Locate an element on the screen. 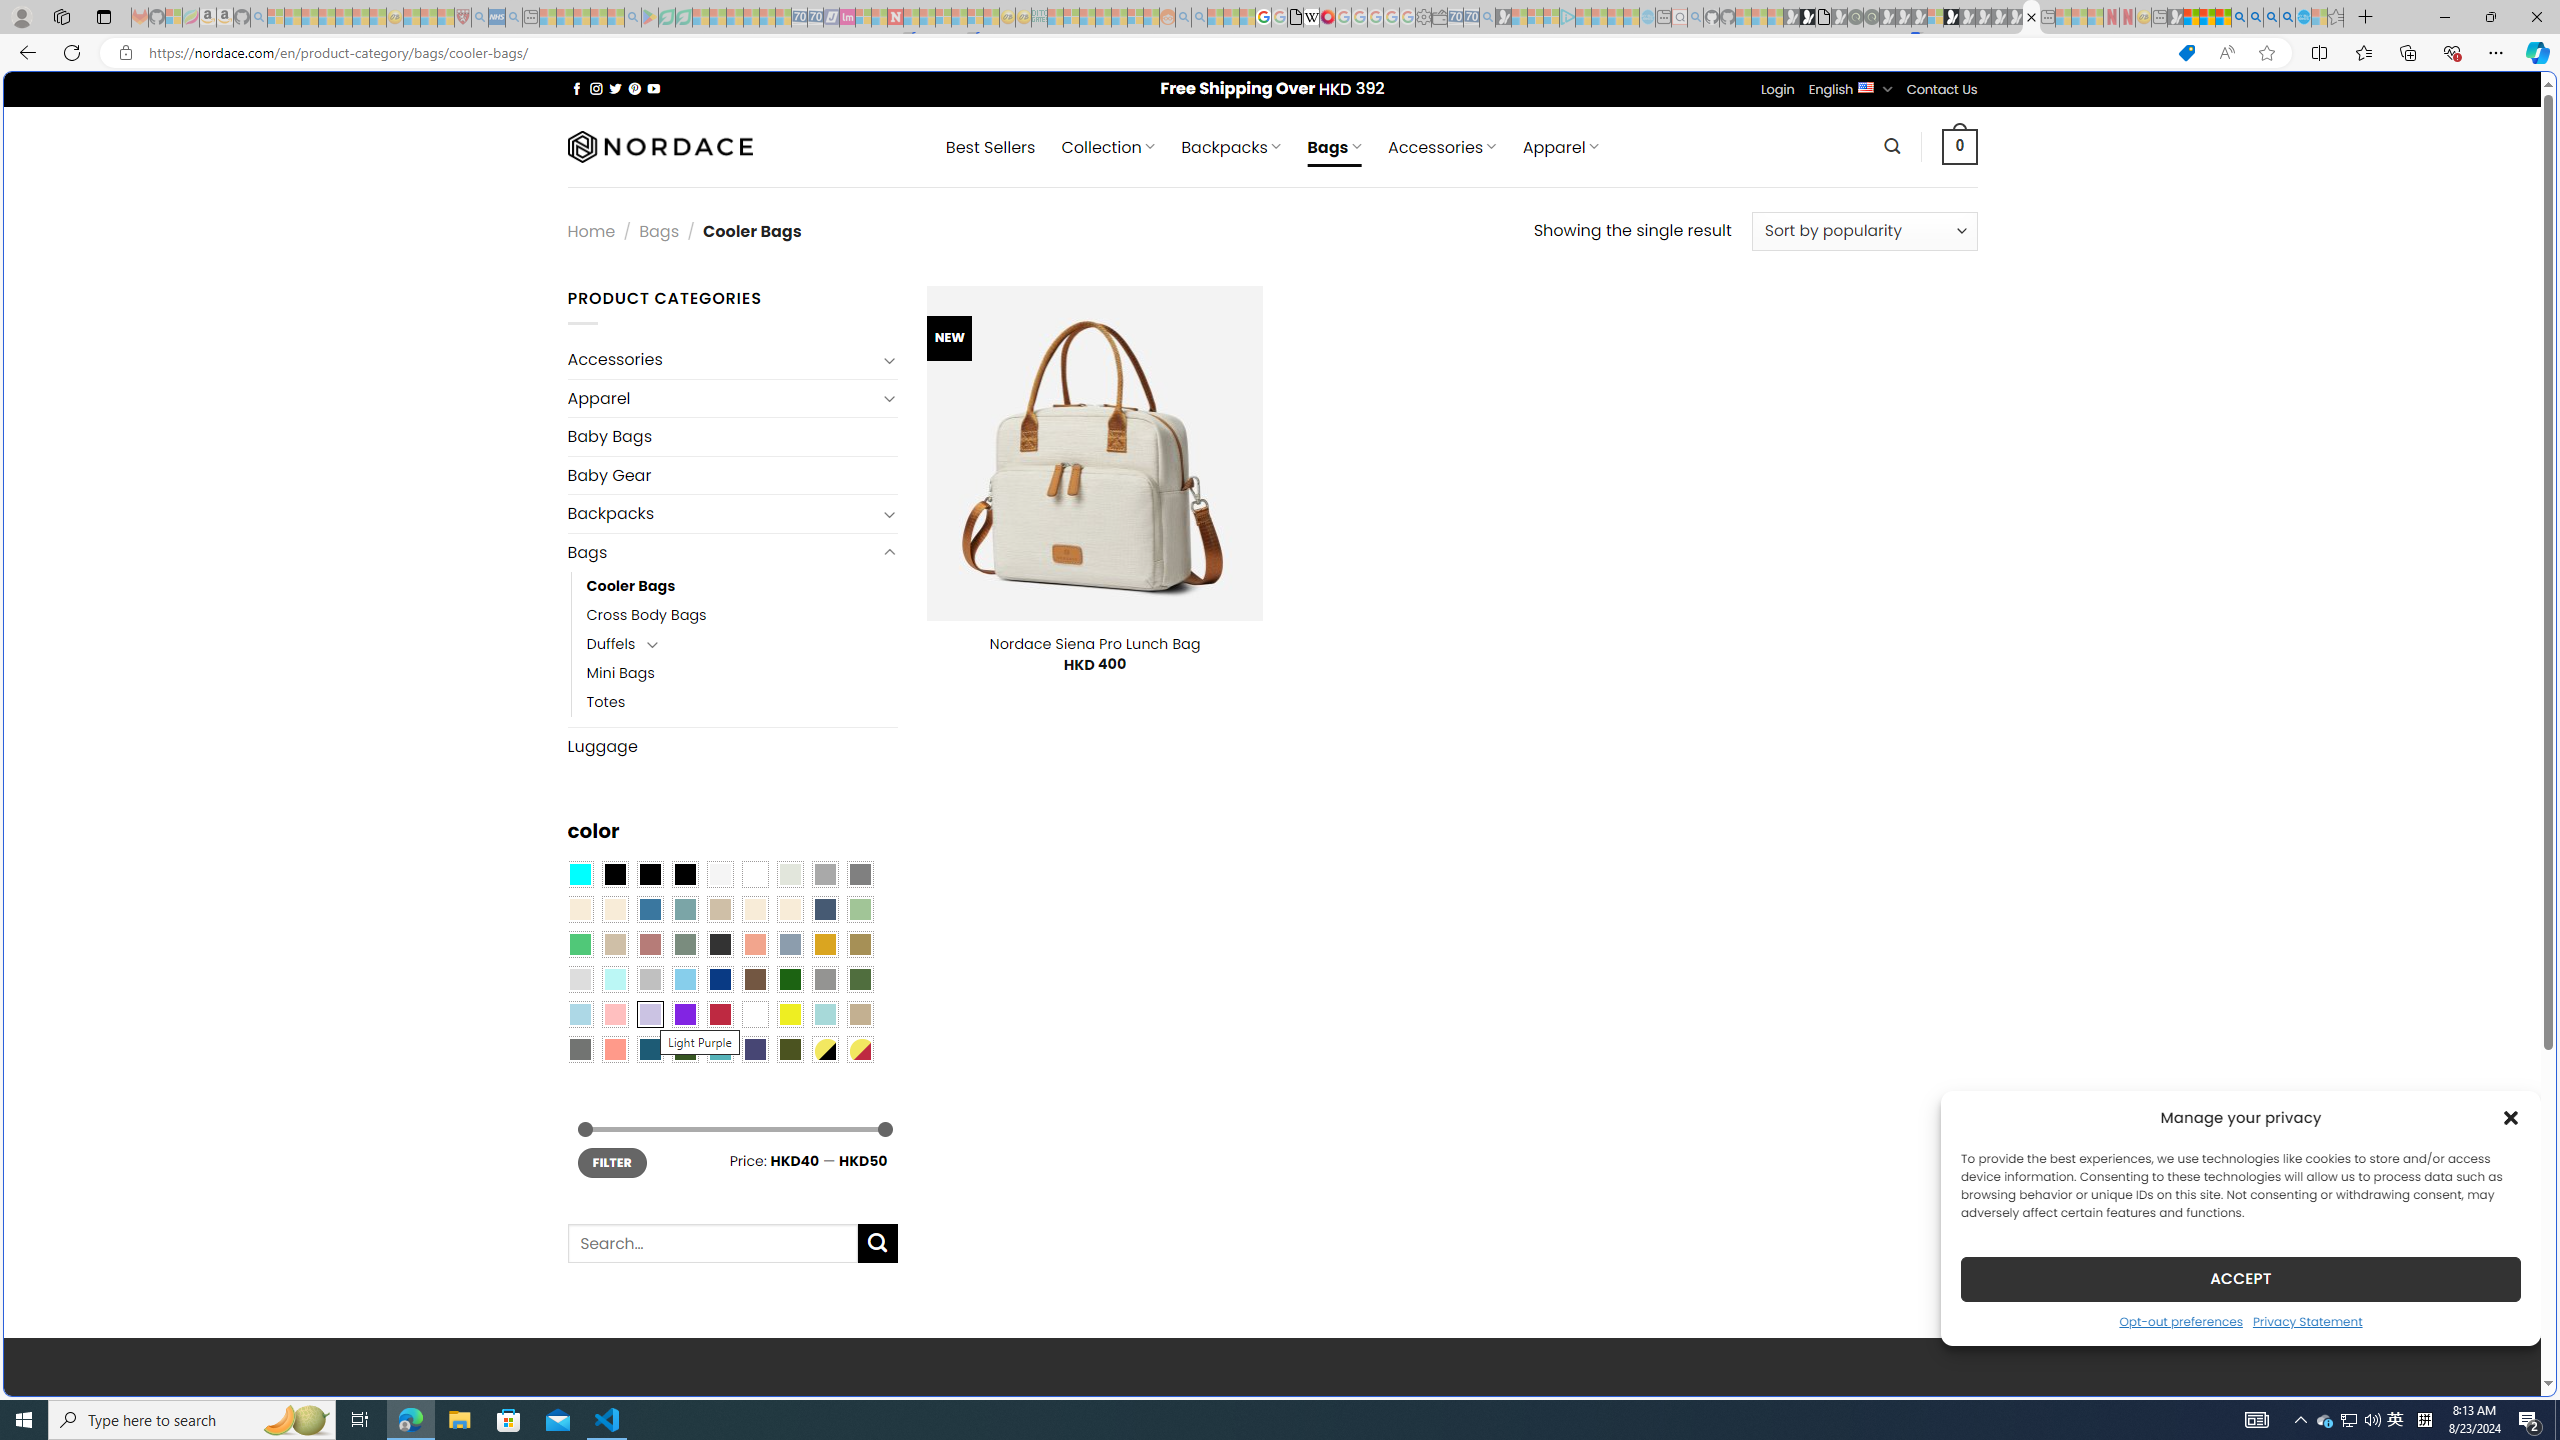 Image resolution: width=2560 pixels, height=1440 pixels. 'Bluey: Let' is located at coordinates (649, 16).